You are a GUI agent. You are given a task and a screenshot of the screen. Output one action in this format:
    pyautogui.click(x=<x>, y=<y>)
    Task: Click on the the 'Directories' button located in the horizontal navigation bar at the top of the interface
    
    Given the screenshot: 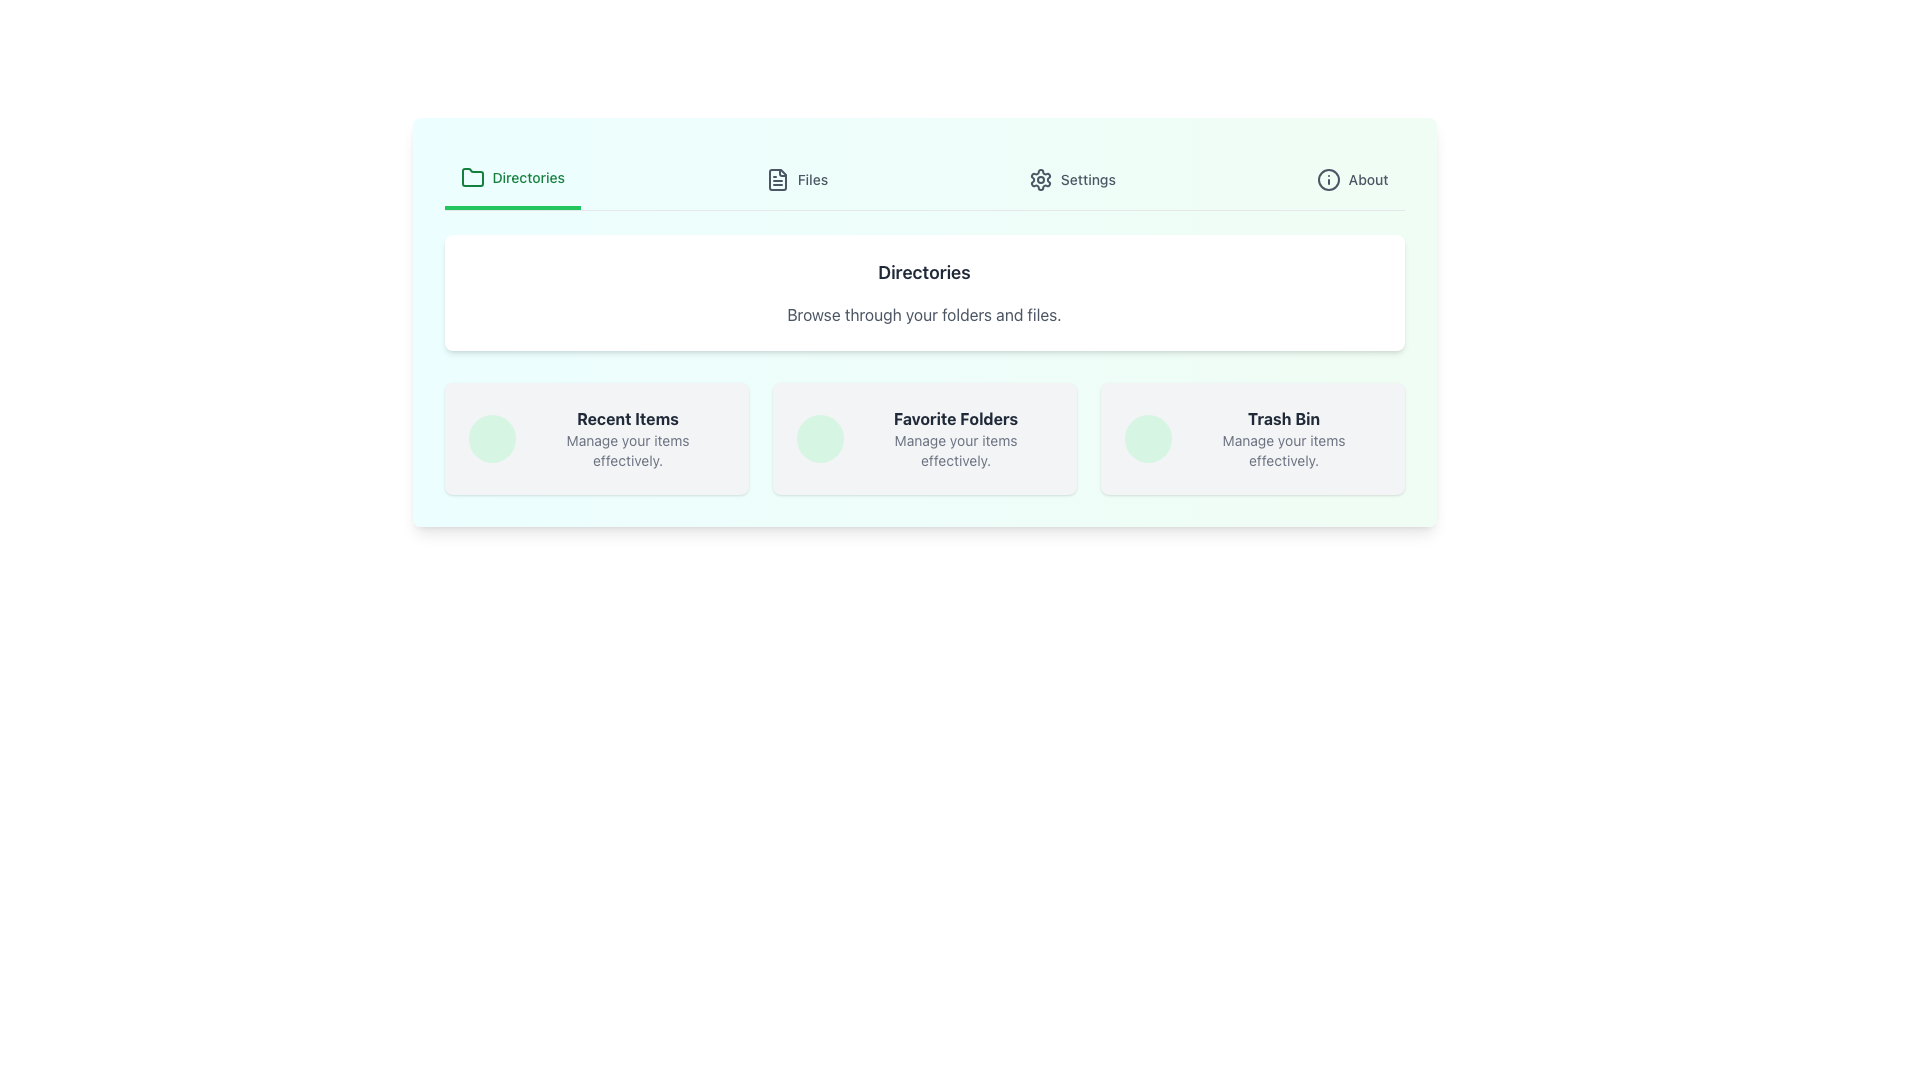 What is the action you would take?
    pyautogui.click(x=512, y=180)
    